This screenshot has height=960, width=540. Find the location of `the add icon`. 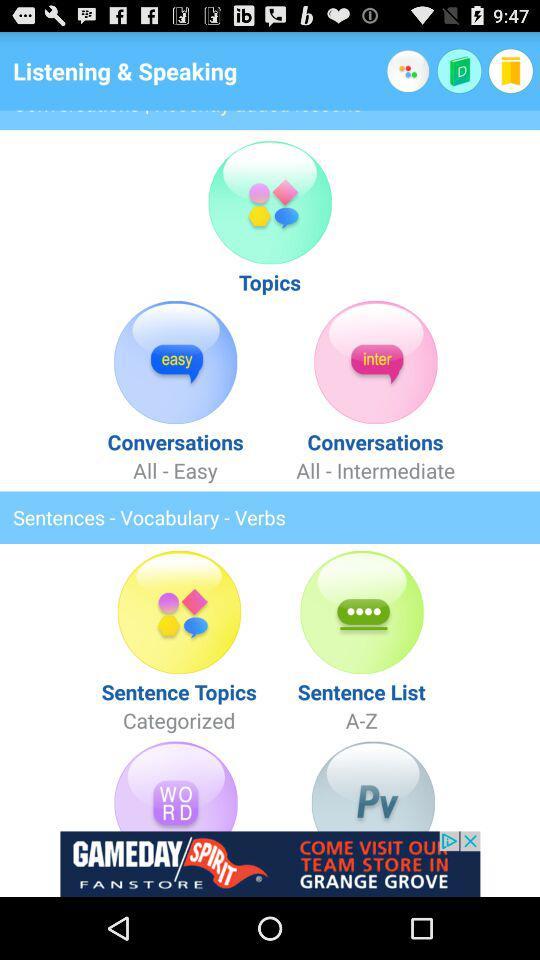

the add icon is located at coordinates (407, 75).